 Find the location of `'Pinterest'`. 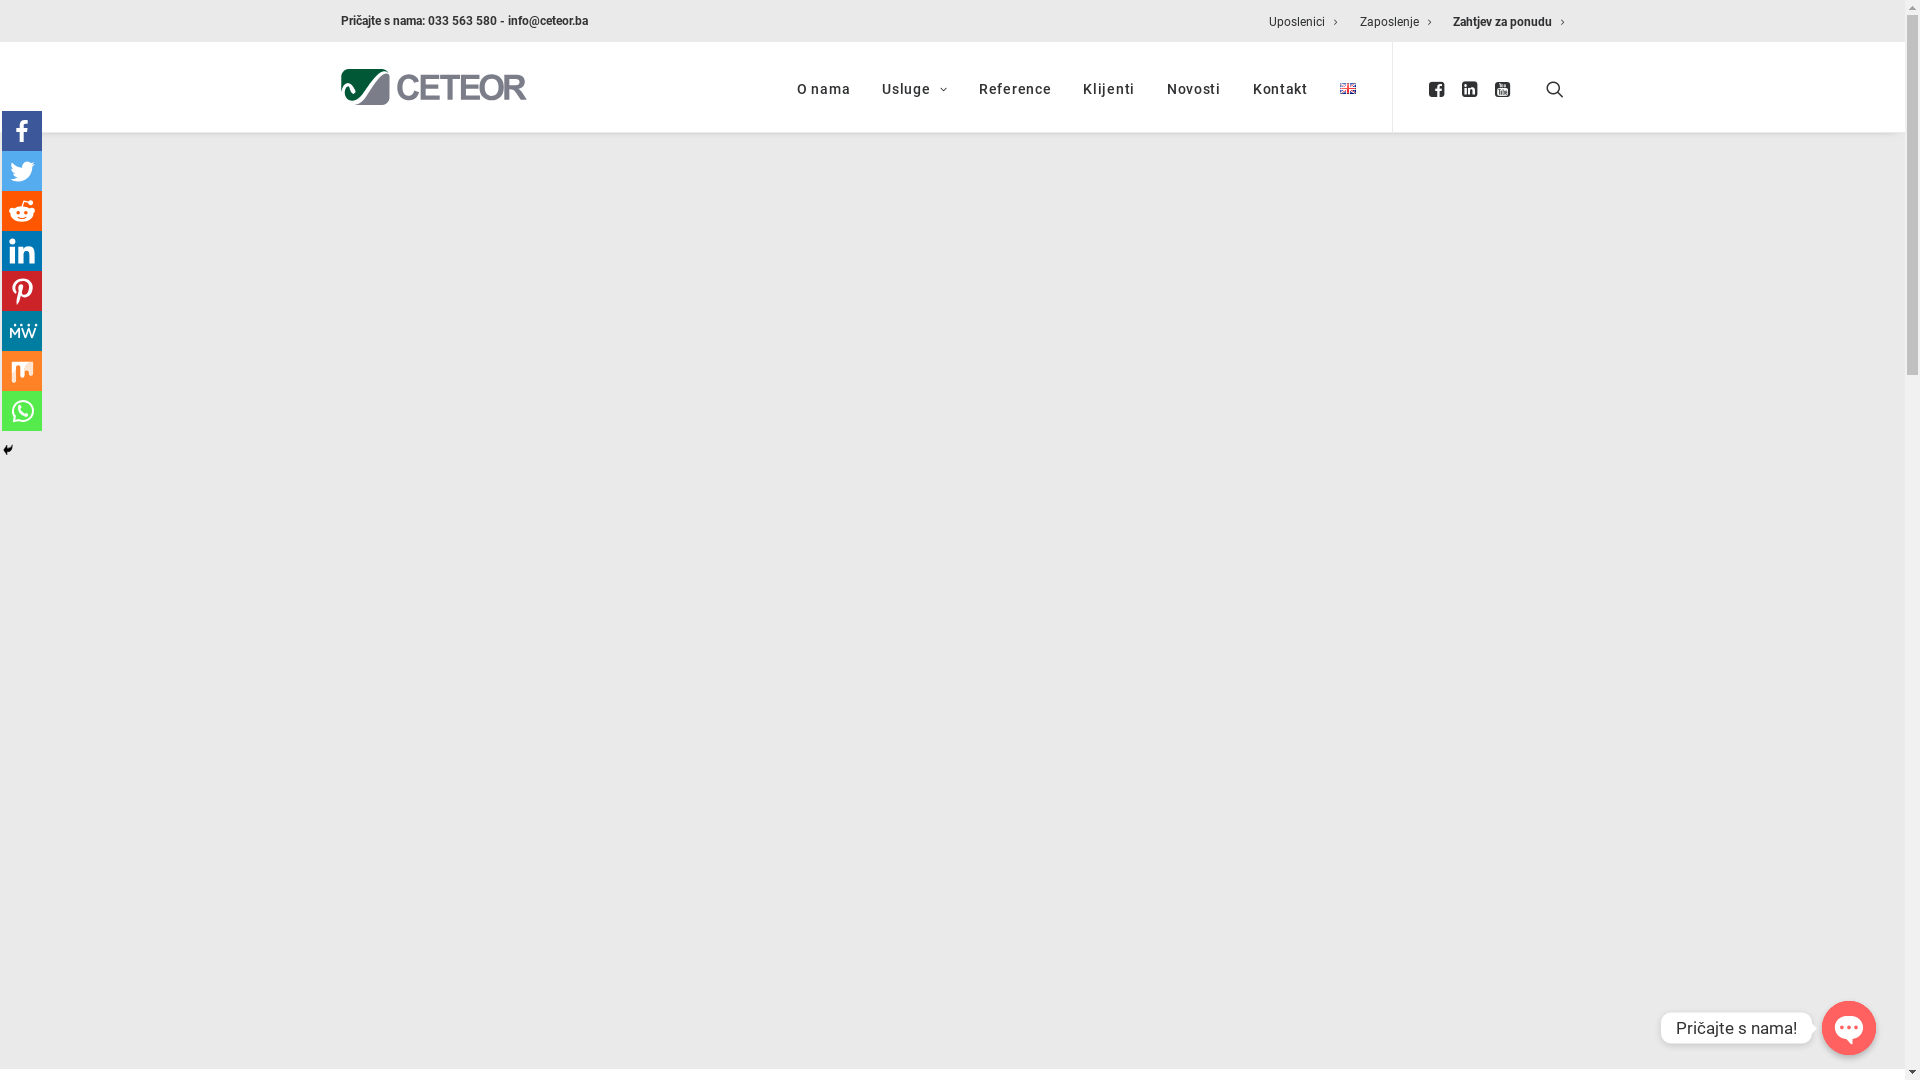

'Pinterest' is located at coordinates (1, 290).